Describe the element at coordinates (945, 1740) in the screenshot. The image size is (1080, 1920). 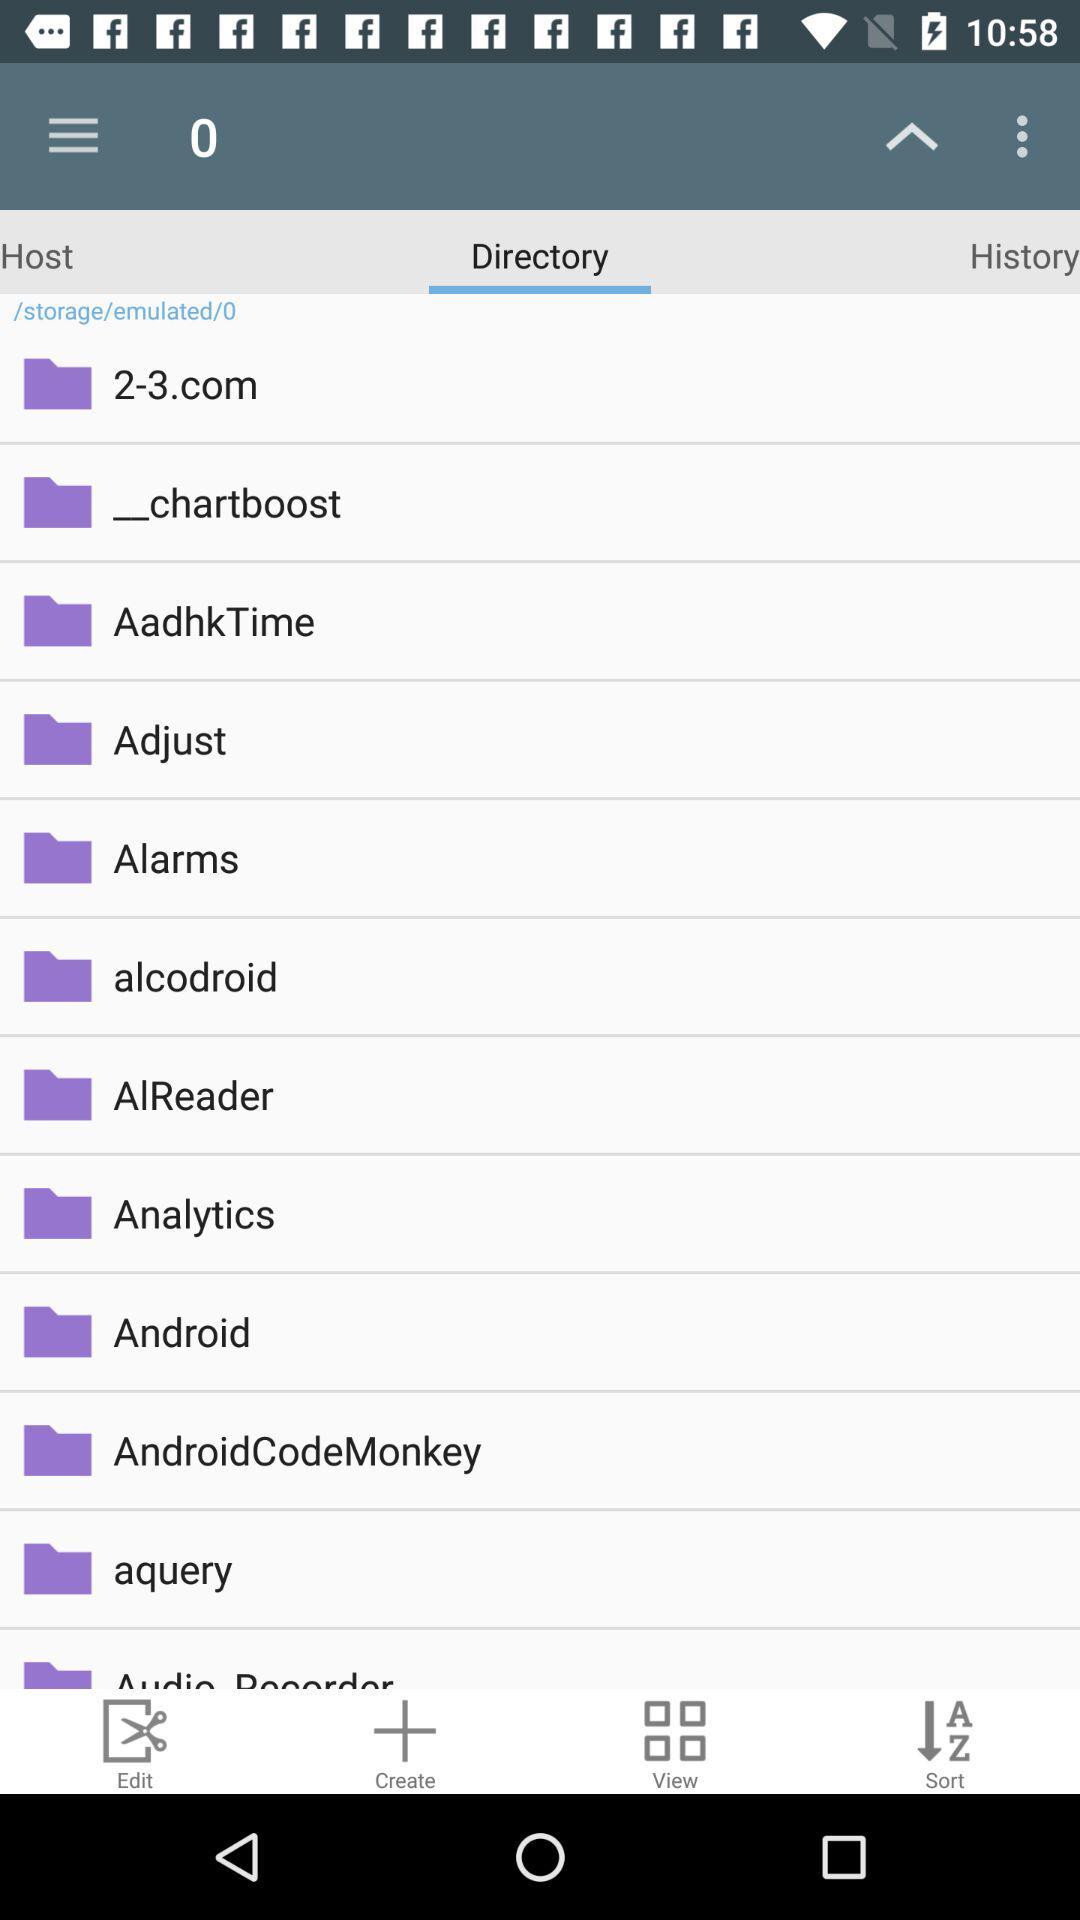
I see `sort alphabetically` at that location.